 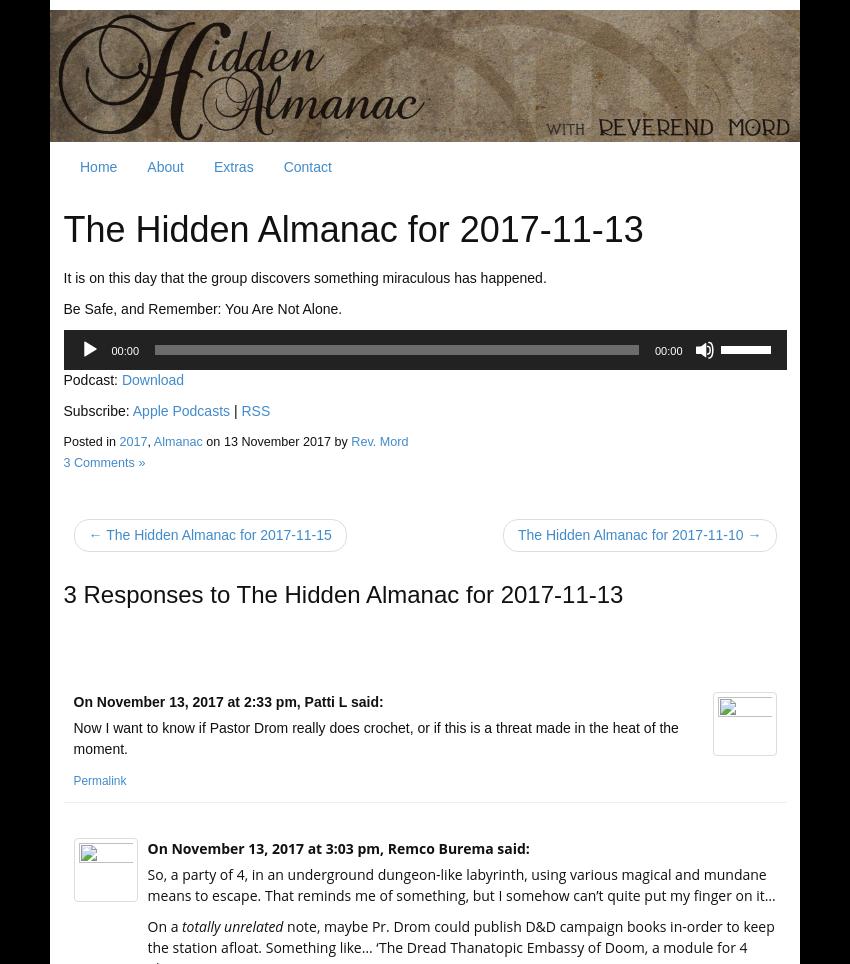 What do you see at coordinates (201, 307) in the screenshot?
I see `'Be Safe, and Remember: You Are Not Alone.'` at bounding box center [201, 307].